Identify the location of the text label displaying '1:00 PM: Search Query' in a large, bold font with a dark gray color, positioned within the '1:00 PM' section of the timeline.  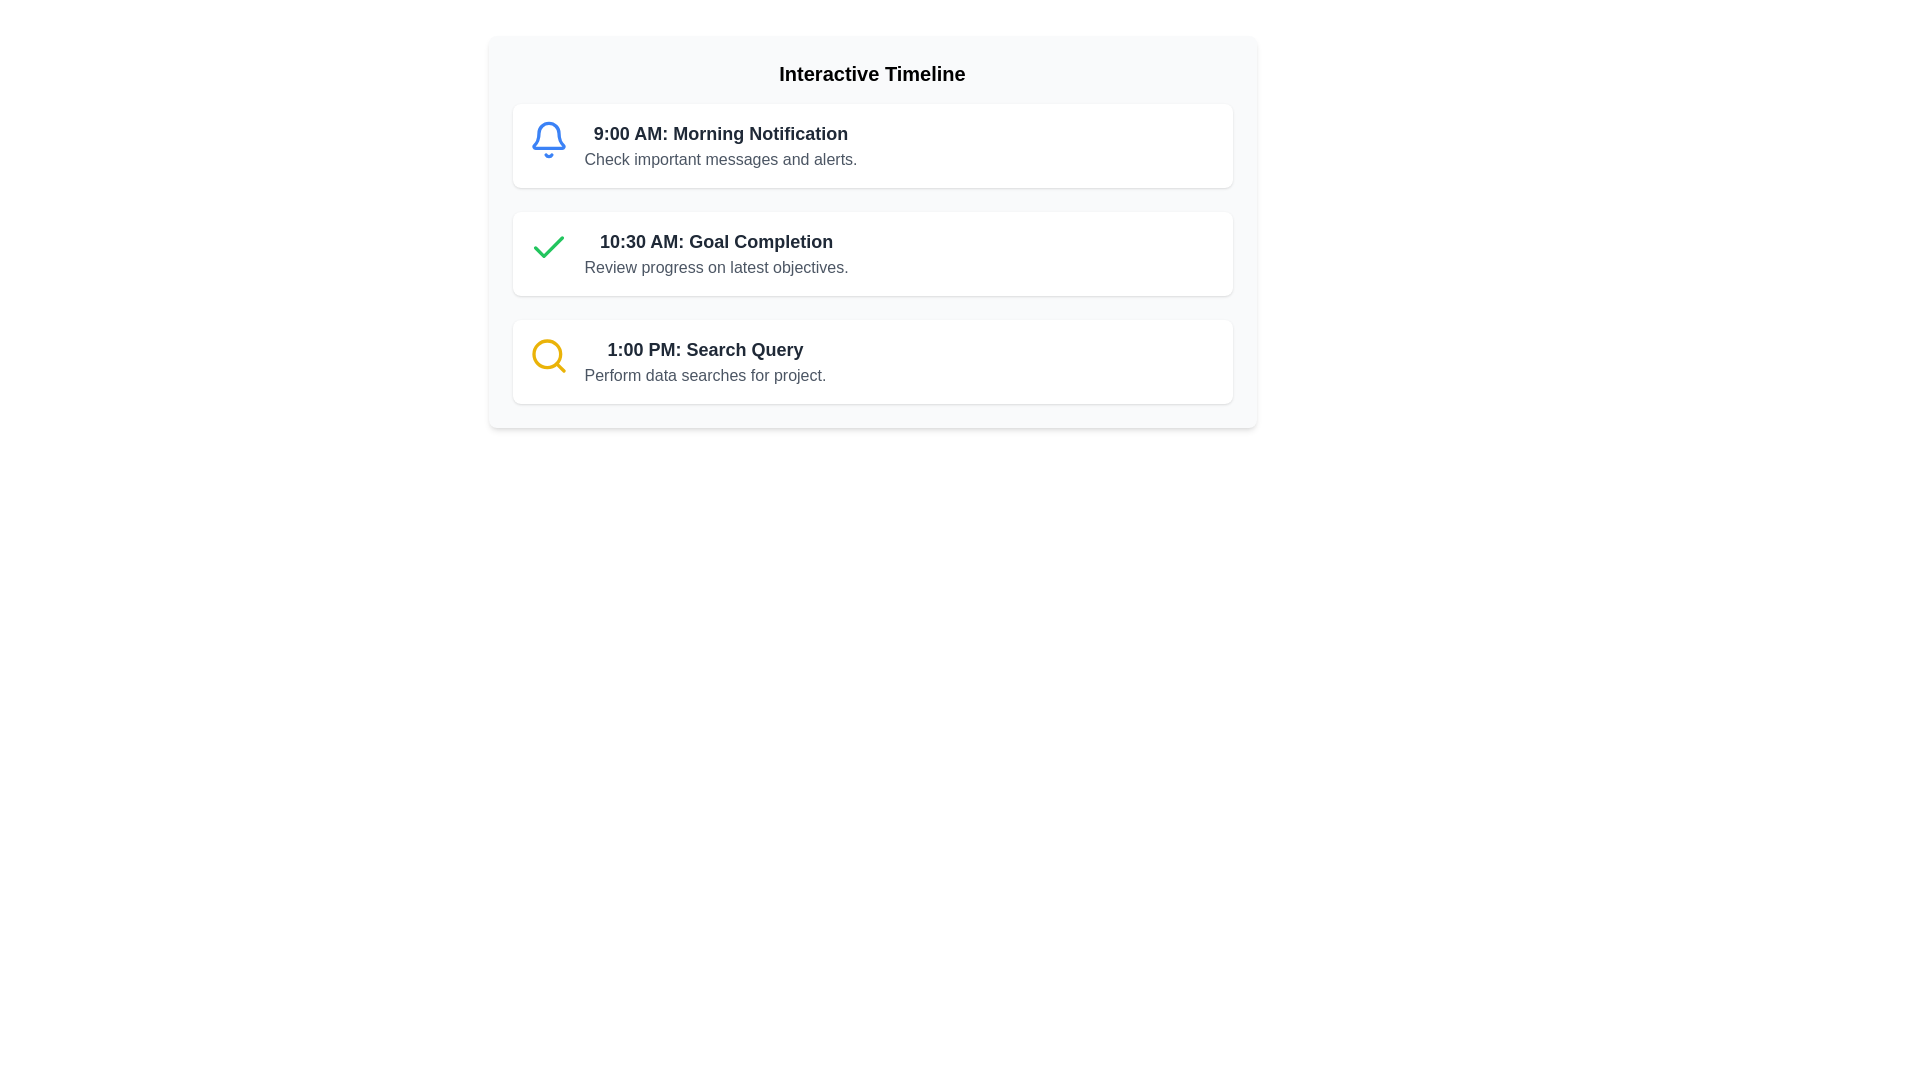
(705, 349).